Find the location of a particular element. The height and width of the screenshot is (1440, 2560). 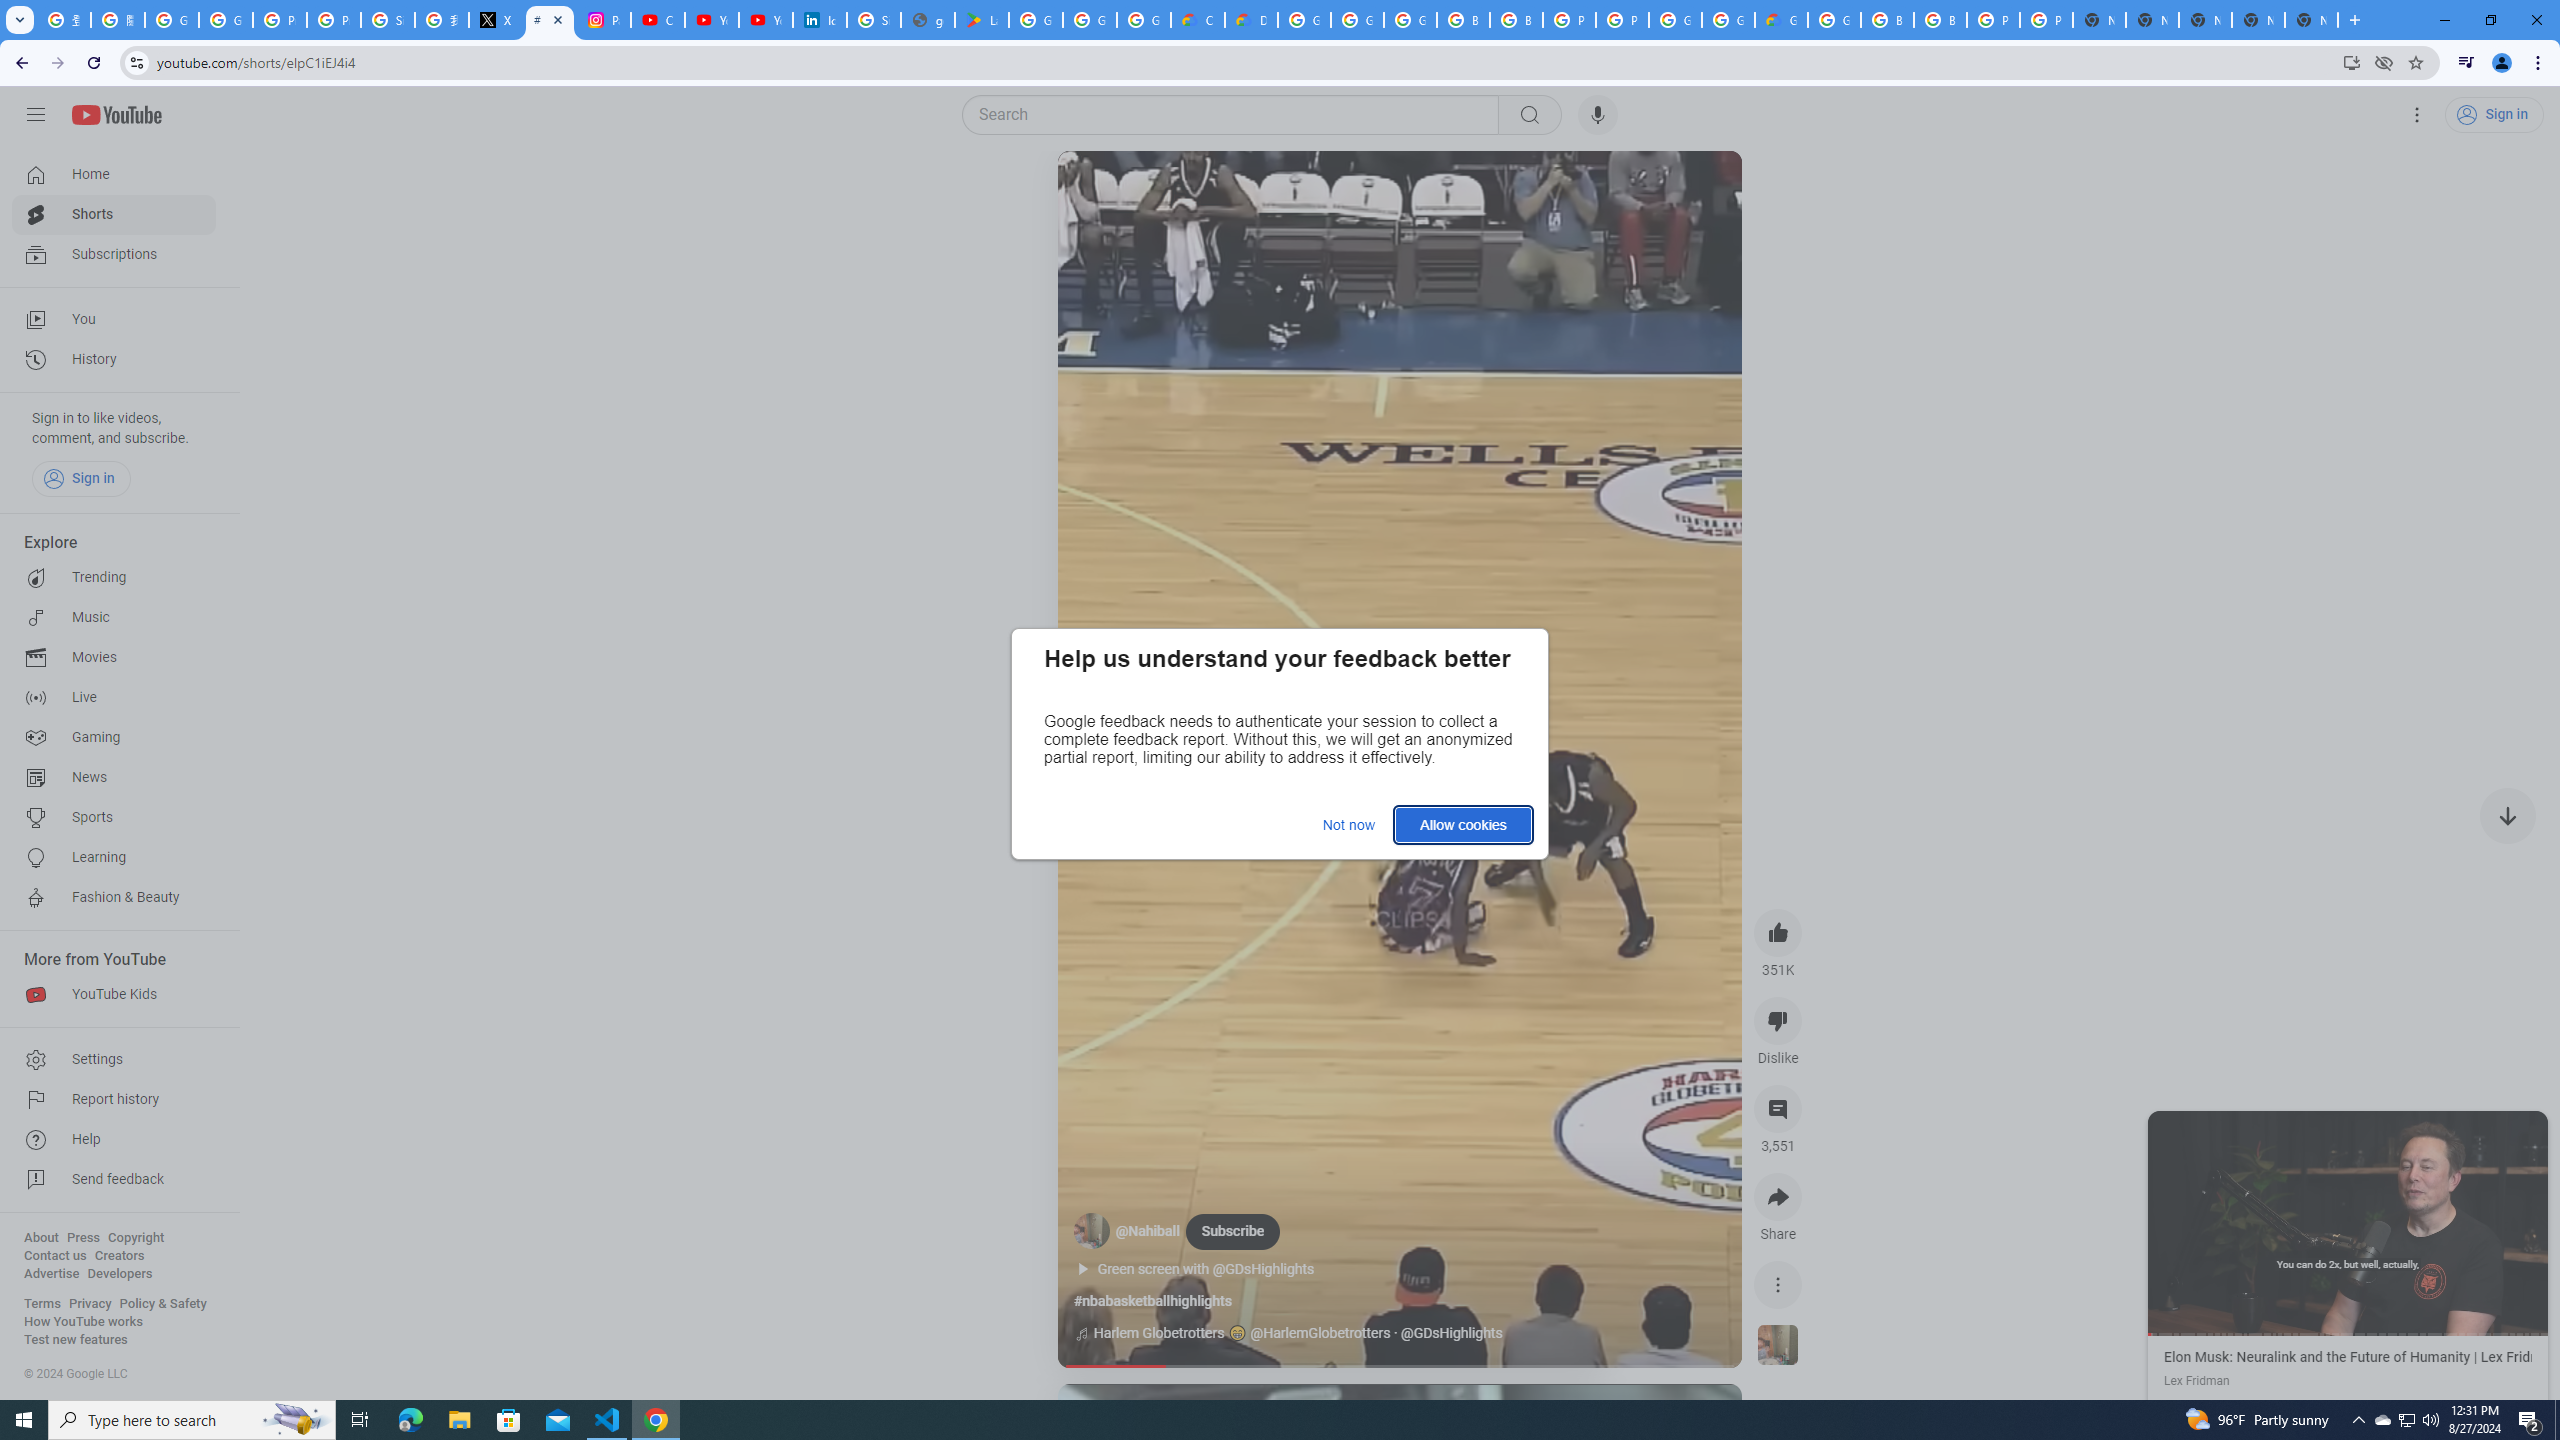

'Play (k)' is located at coordinates (1096, 189).